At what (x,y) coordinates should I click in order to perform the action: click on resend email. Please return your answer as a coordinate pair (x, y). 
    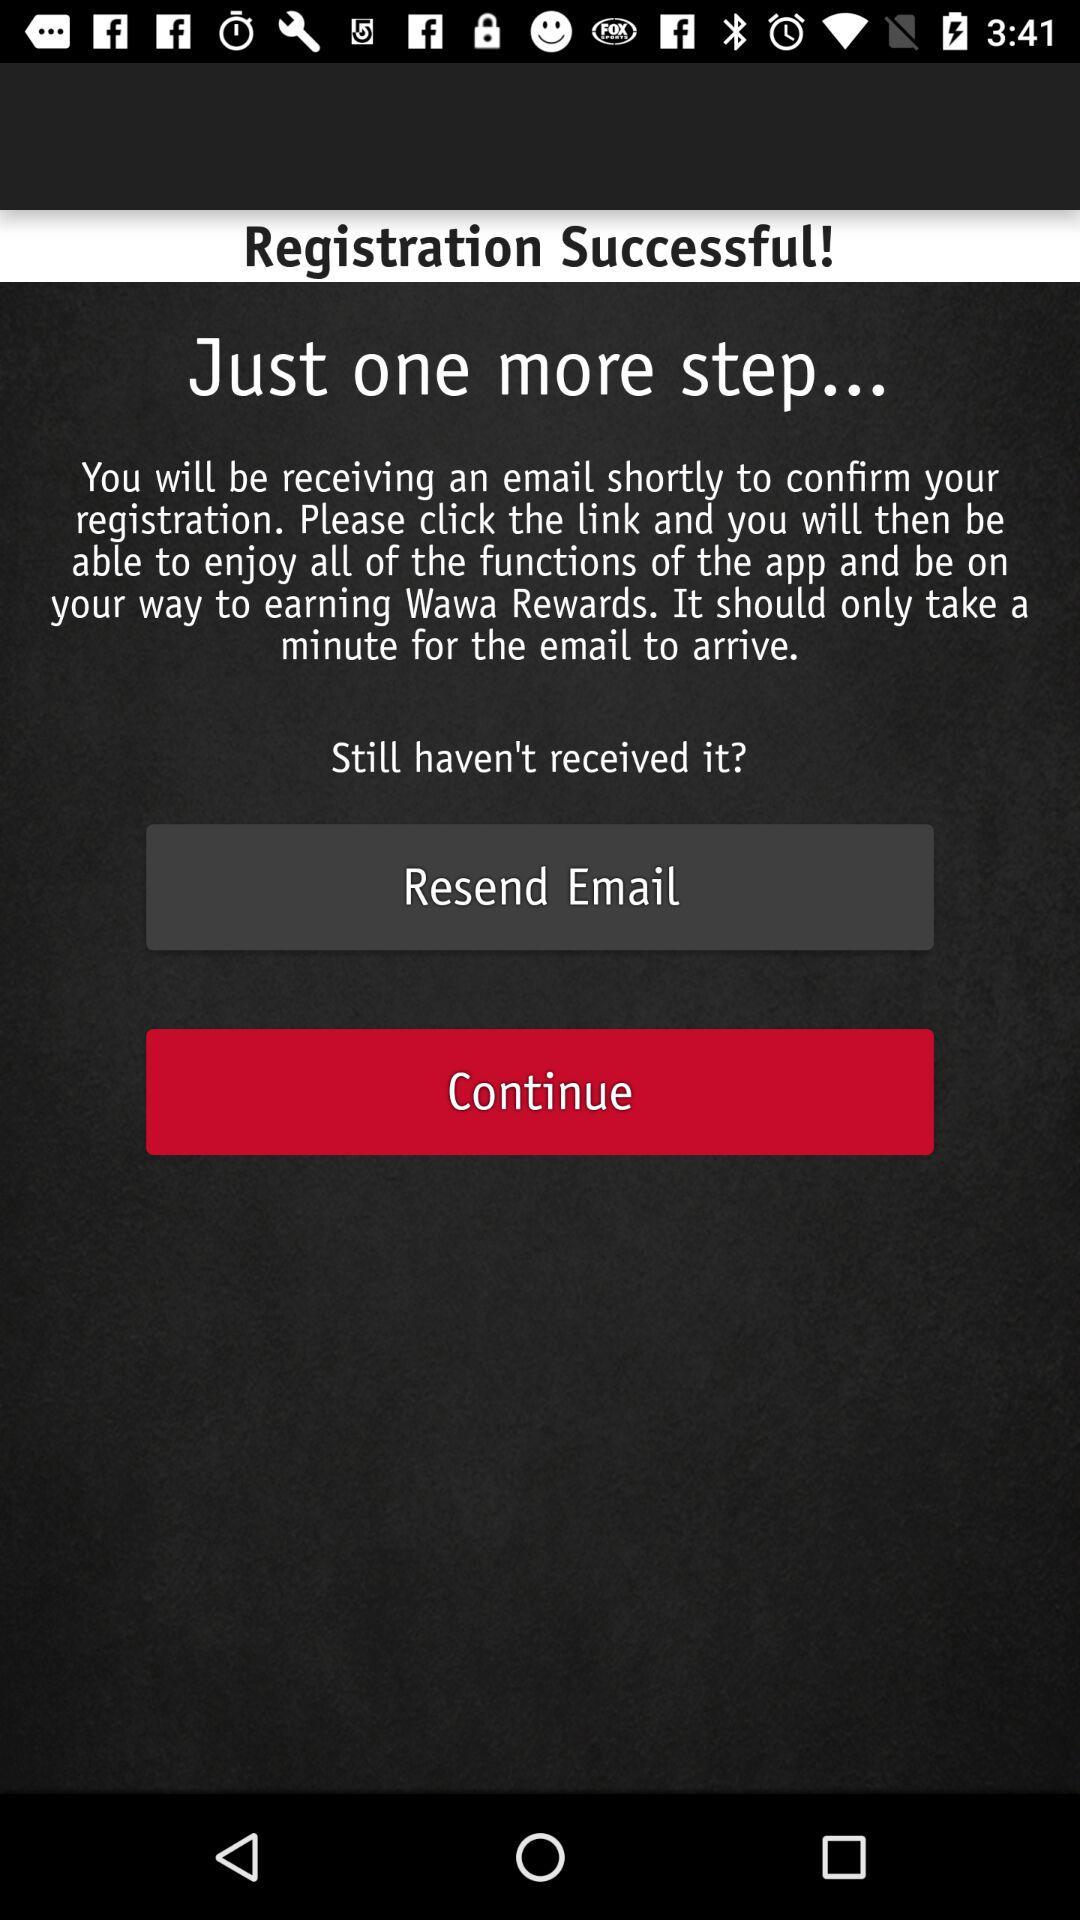
    Looking at the image, I should click on (540, 886).